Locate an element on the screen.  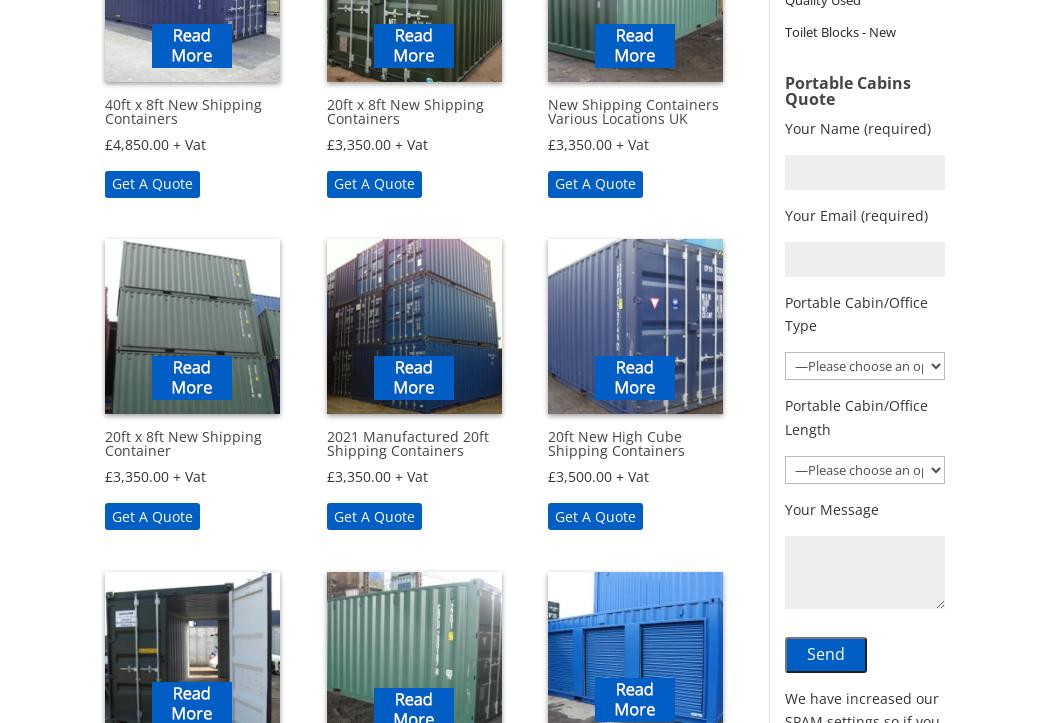
'Your Message' is located at coordinates (830, 507).